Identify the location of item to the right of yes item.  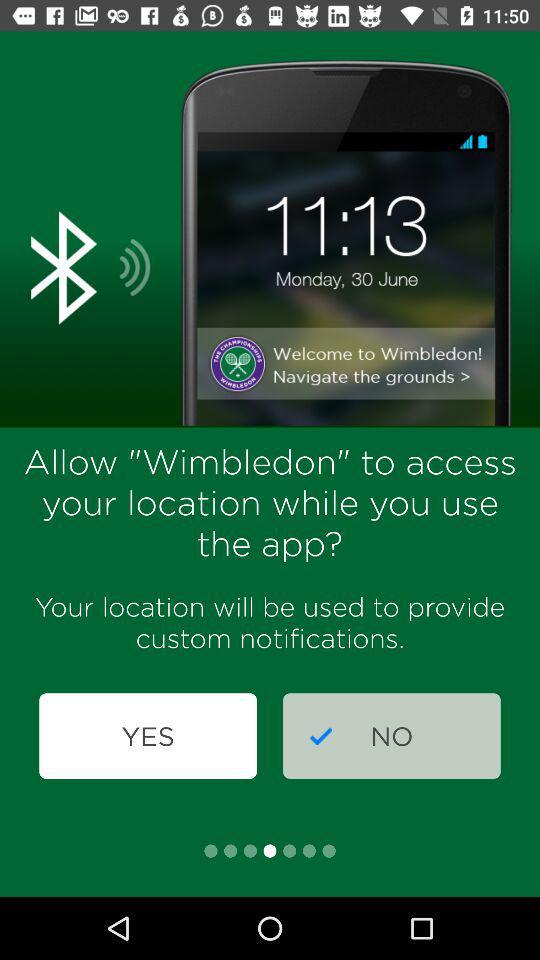
(391, 735).